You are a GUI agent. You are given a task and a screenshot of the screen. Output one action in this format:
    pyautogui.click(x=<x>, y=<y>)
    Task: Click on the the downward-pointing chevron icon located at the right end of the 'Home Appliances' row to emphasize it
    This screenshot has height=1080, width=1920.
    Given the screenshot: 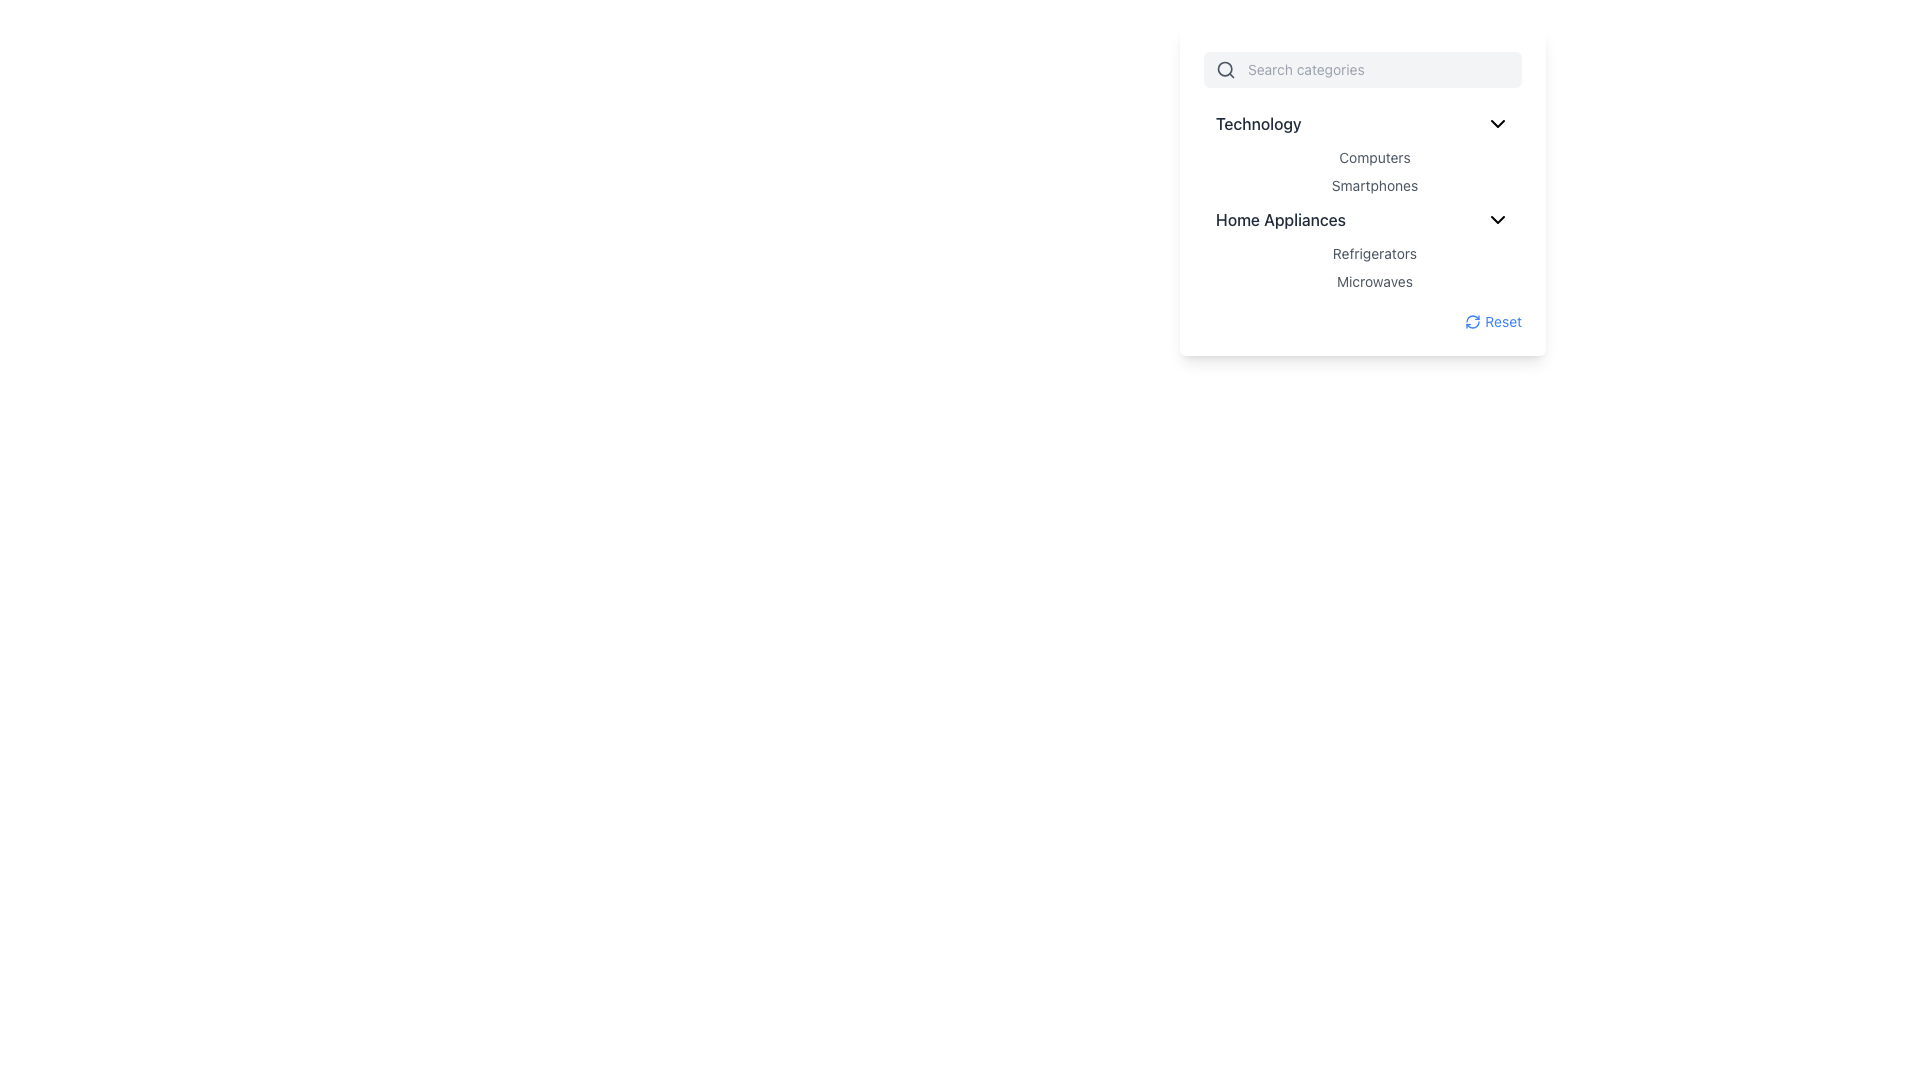 What is the action you would take?
    pyautogui.click(x=1497, y=219)
    